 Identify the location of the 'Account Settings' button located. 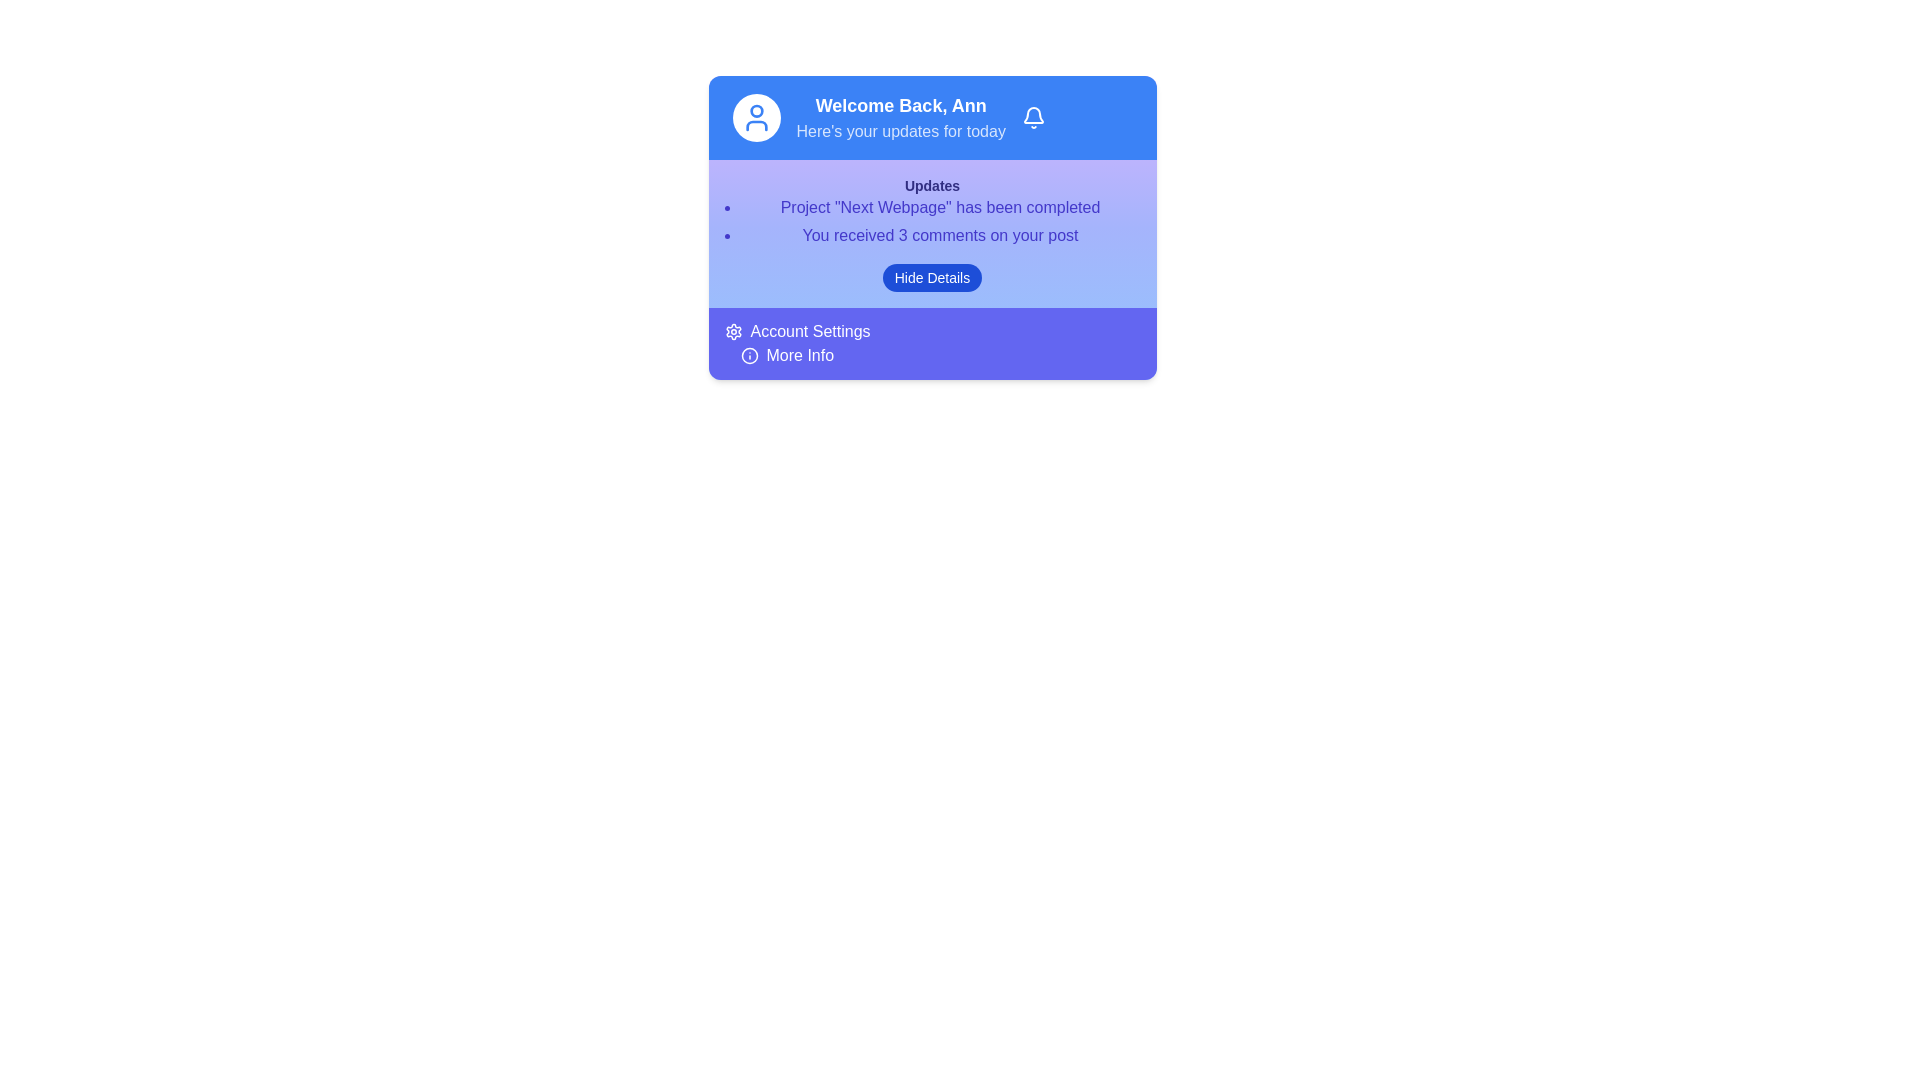
(796, 330).